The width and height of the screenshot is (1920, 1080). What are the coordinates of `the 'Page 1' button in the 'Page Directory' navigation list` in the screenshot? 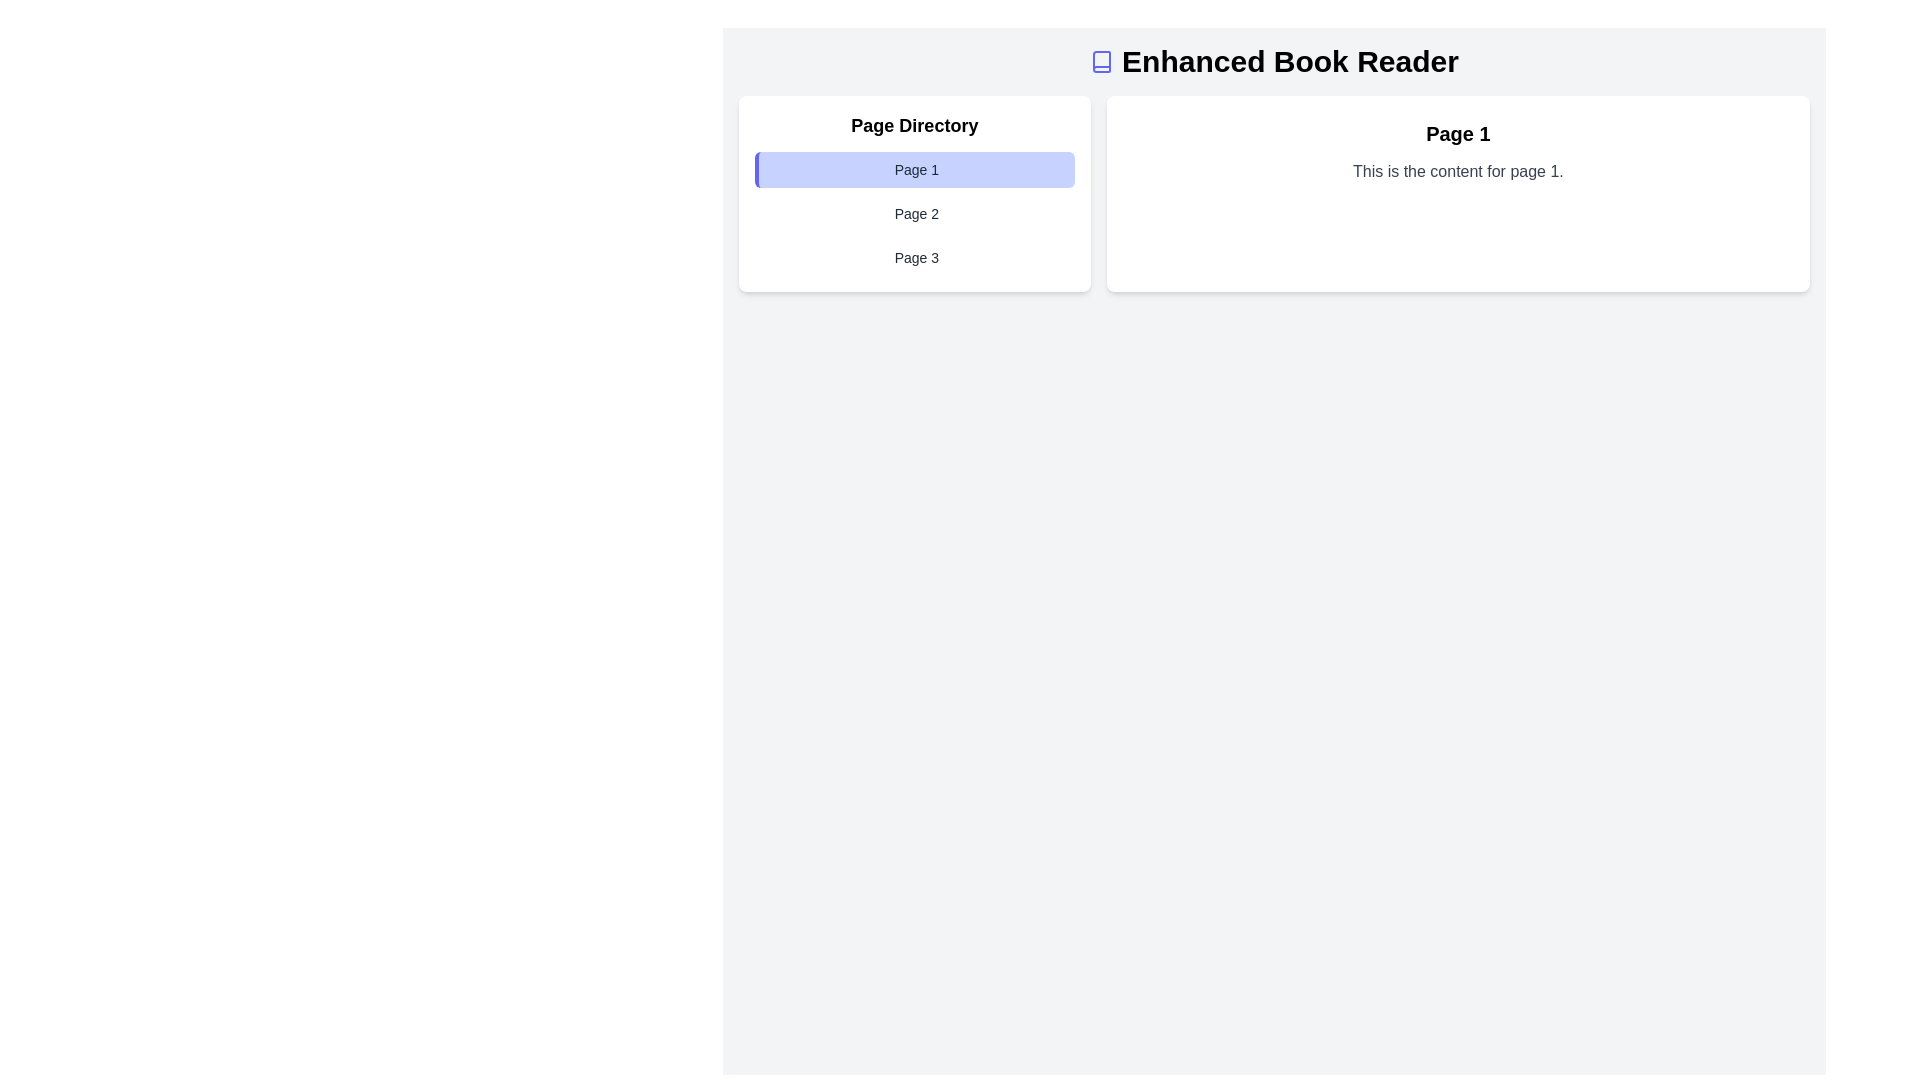 It's located at (913, 168).